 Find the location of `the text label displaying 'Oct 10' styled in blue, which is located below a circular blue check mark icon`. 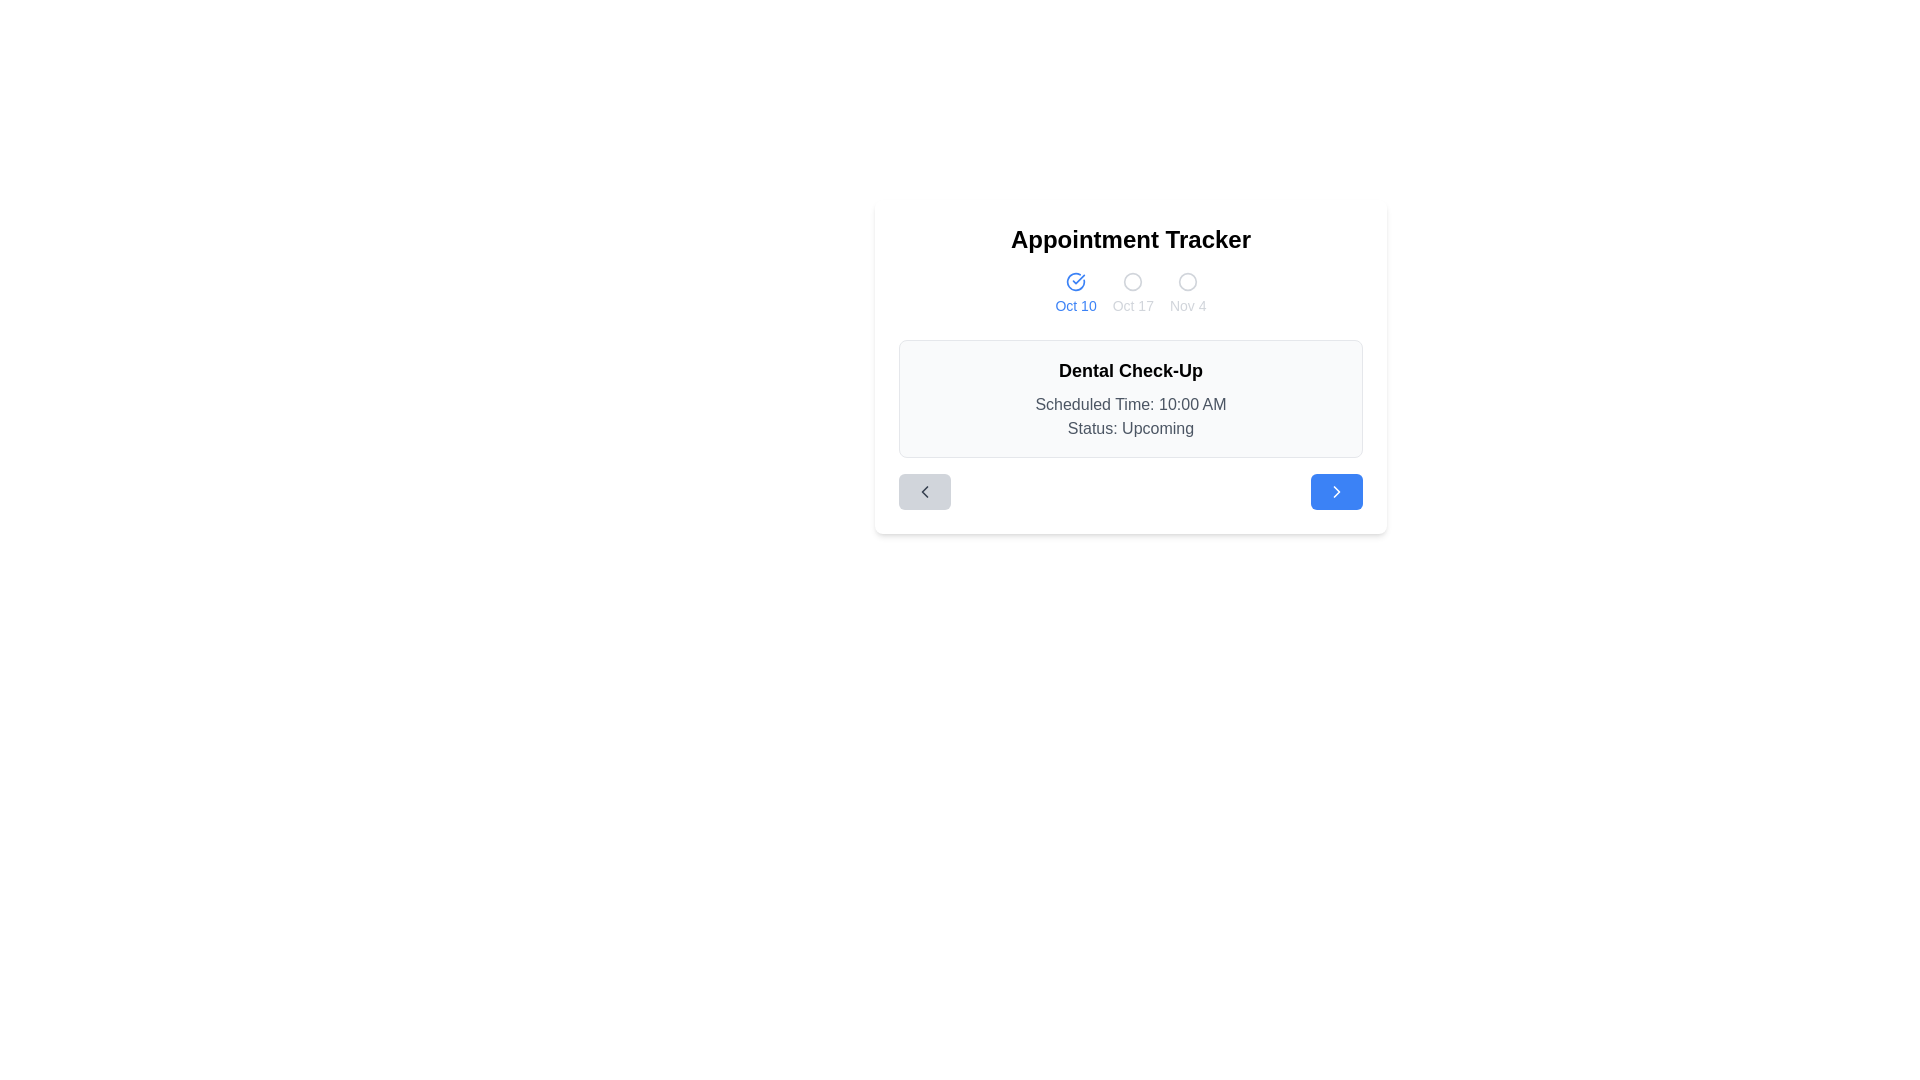

the text label displaying 'Oct 10' styled in blue, which is located below a circular blue check mark icon is located at coordinates (1075, 305).